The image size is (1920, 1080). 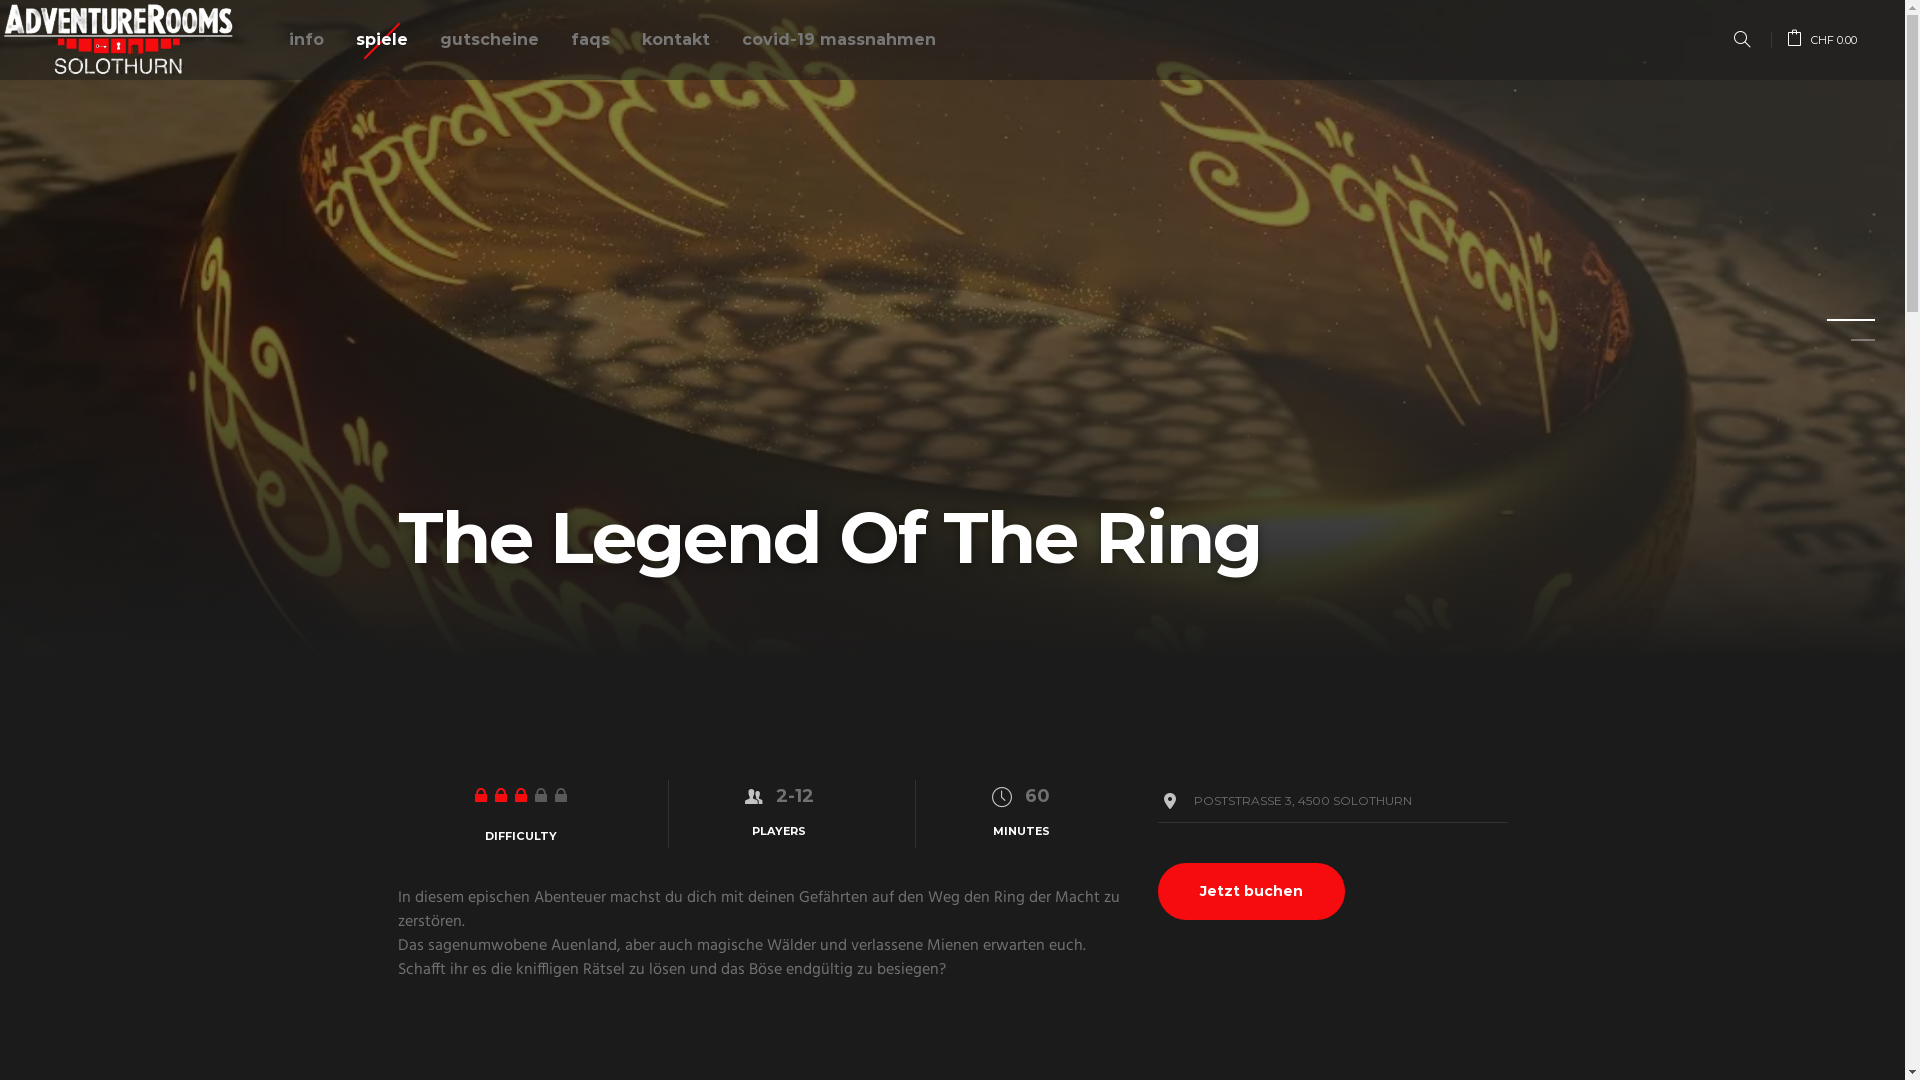 What do you see at coordinates (1822, 39) in the screenshot?
I see `'CHF 0.00'` at bounding box center [1822, 39].